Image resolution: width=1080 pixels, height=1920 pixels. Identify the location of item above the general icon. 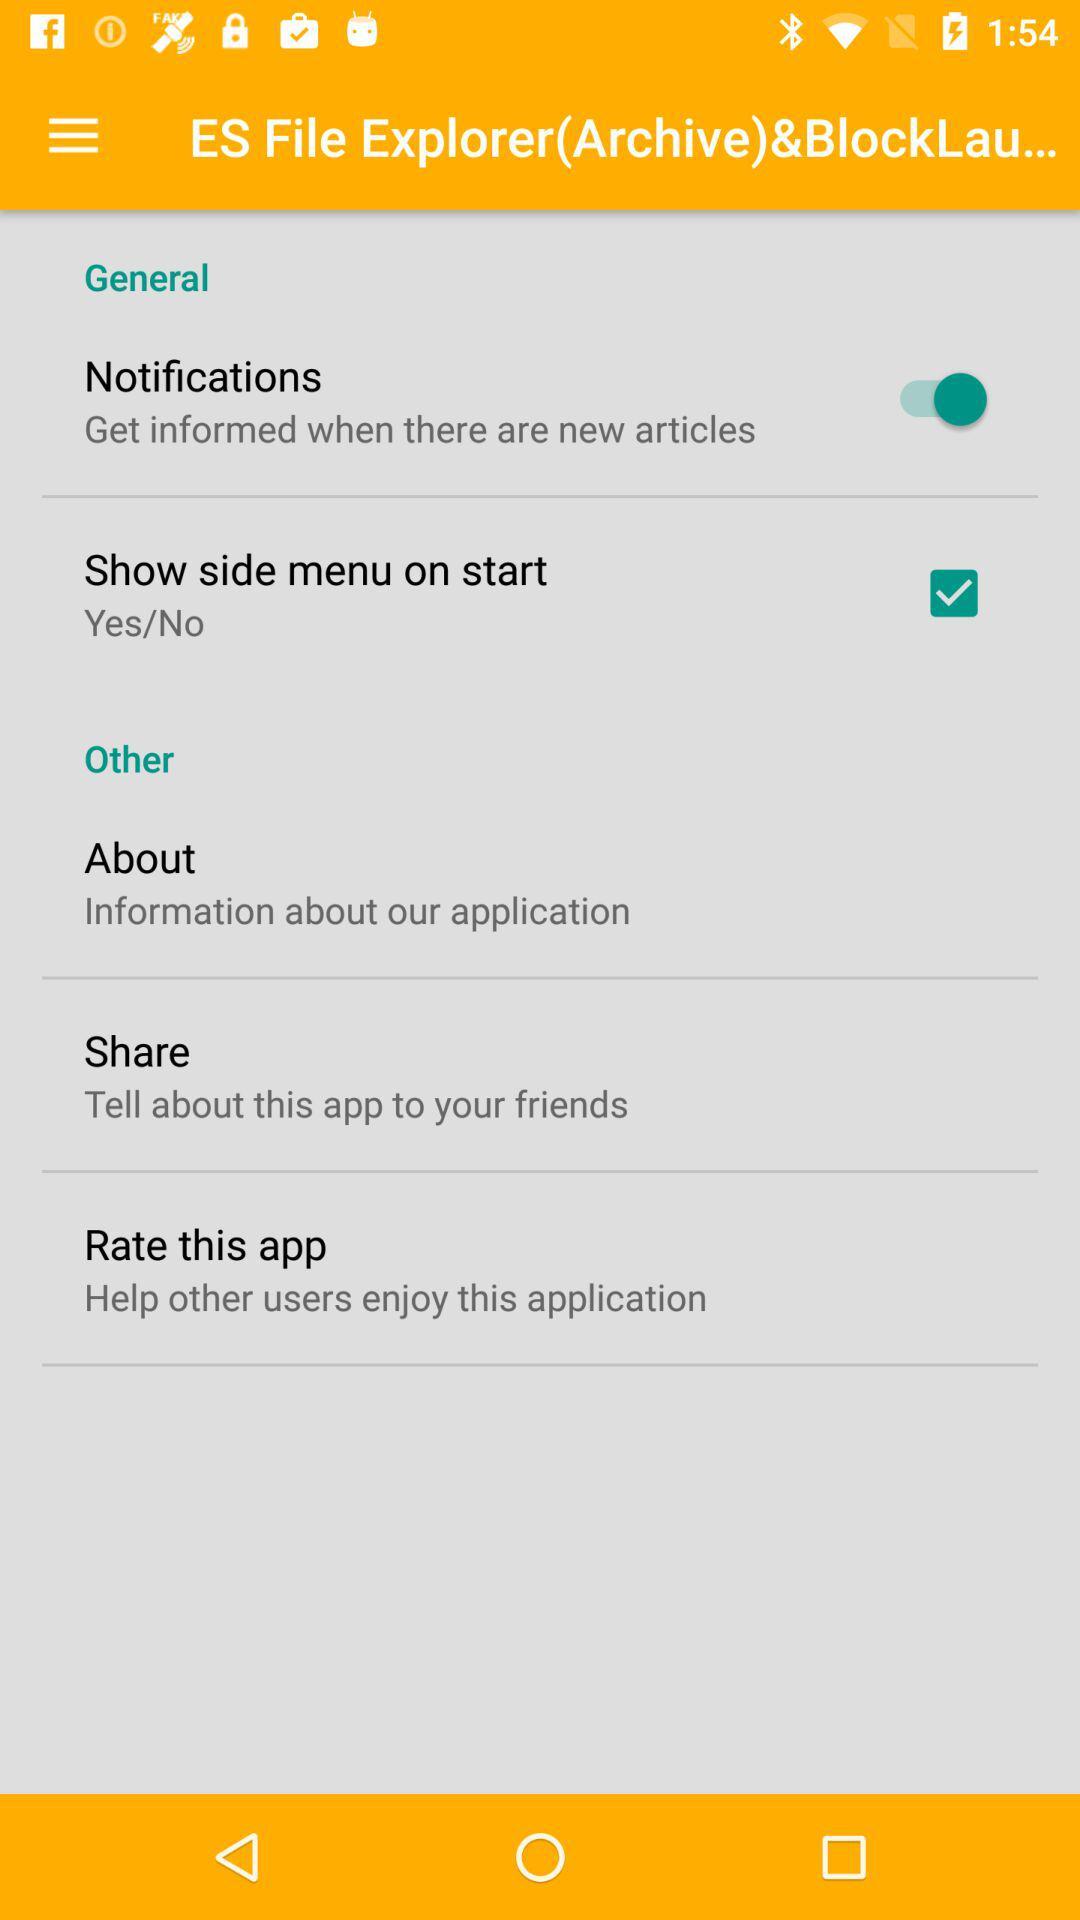
(72, 135).